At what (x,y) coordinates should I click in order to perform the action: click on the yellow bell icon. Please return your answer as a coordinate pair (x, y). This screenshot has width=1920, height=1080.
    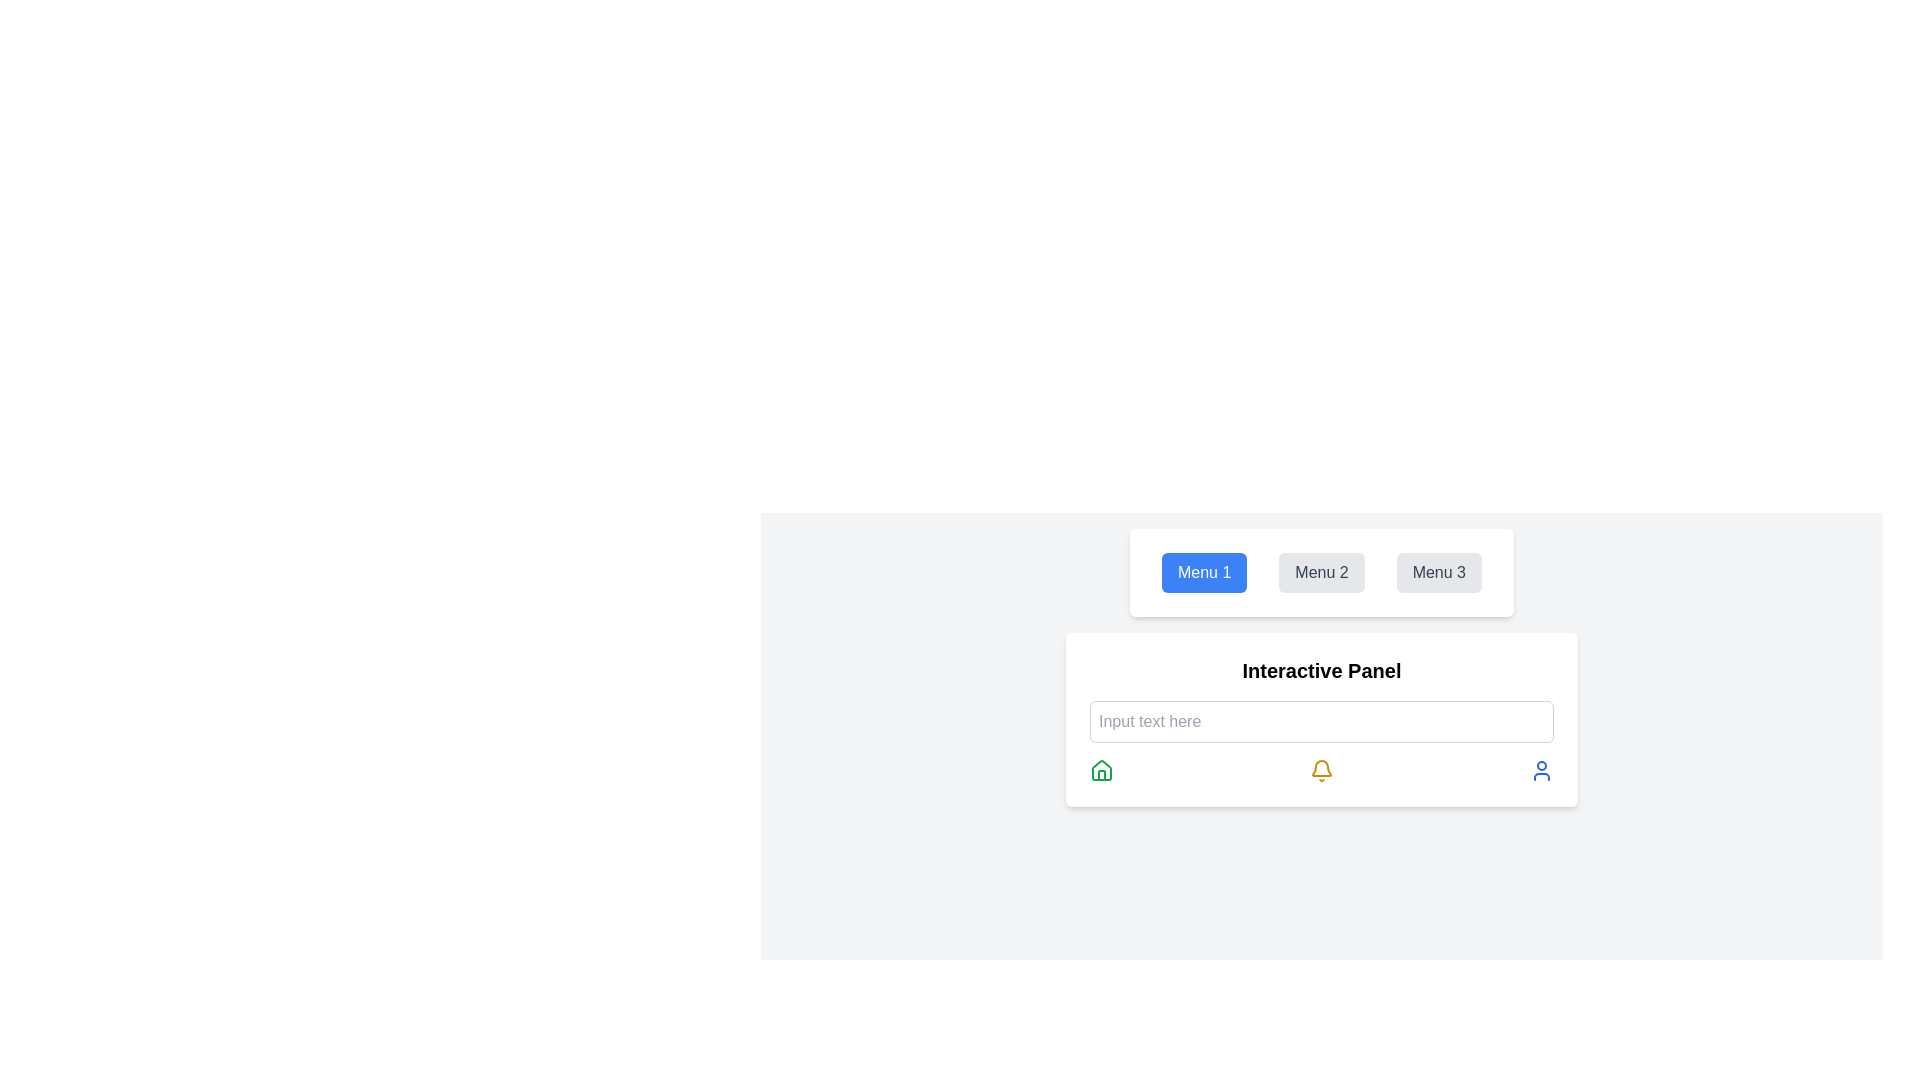
    Looking at the image, I should click on (1321, 770).